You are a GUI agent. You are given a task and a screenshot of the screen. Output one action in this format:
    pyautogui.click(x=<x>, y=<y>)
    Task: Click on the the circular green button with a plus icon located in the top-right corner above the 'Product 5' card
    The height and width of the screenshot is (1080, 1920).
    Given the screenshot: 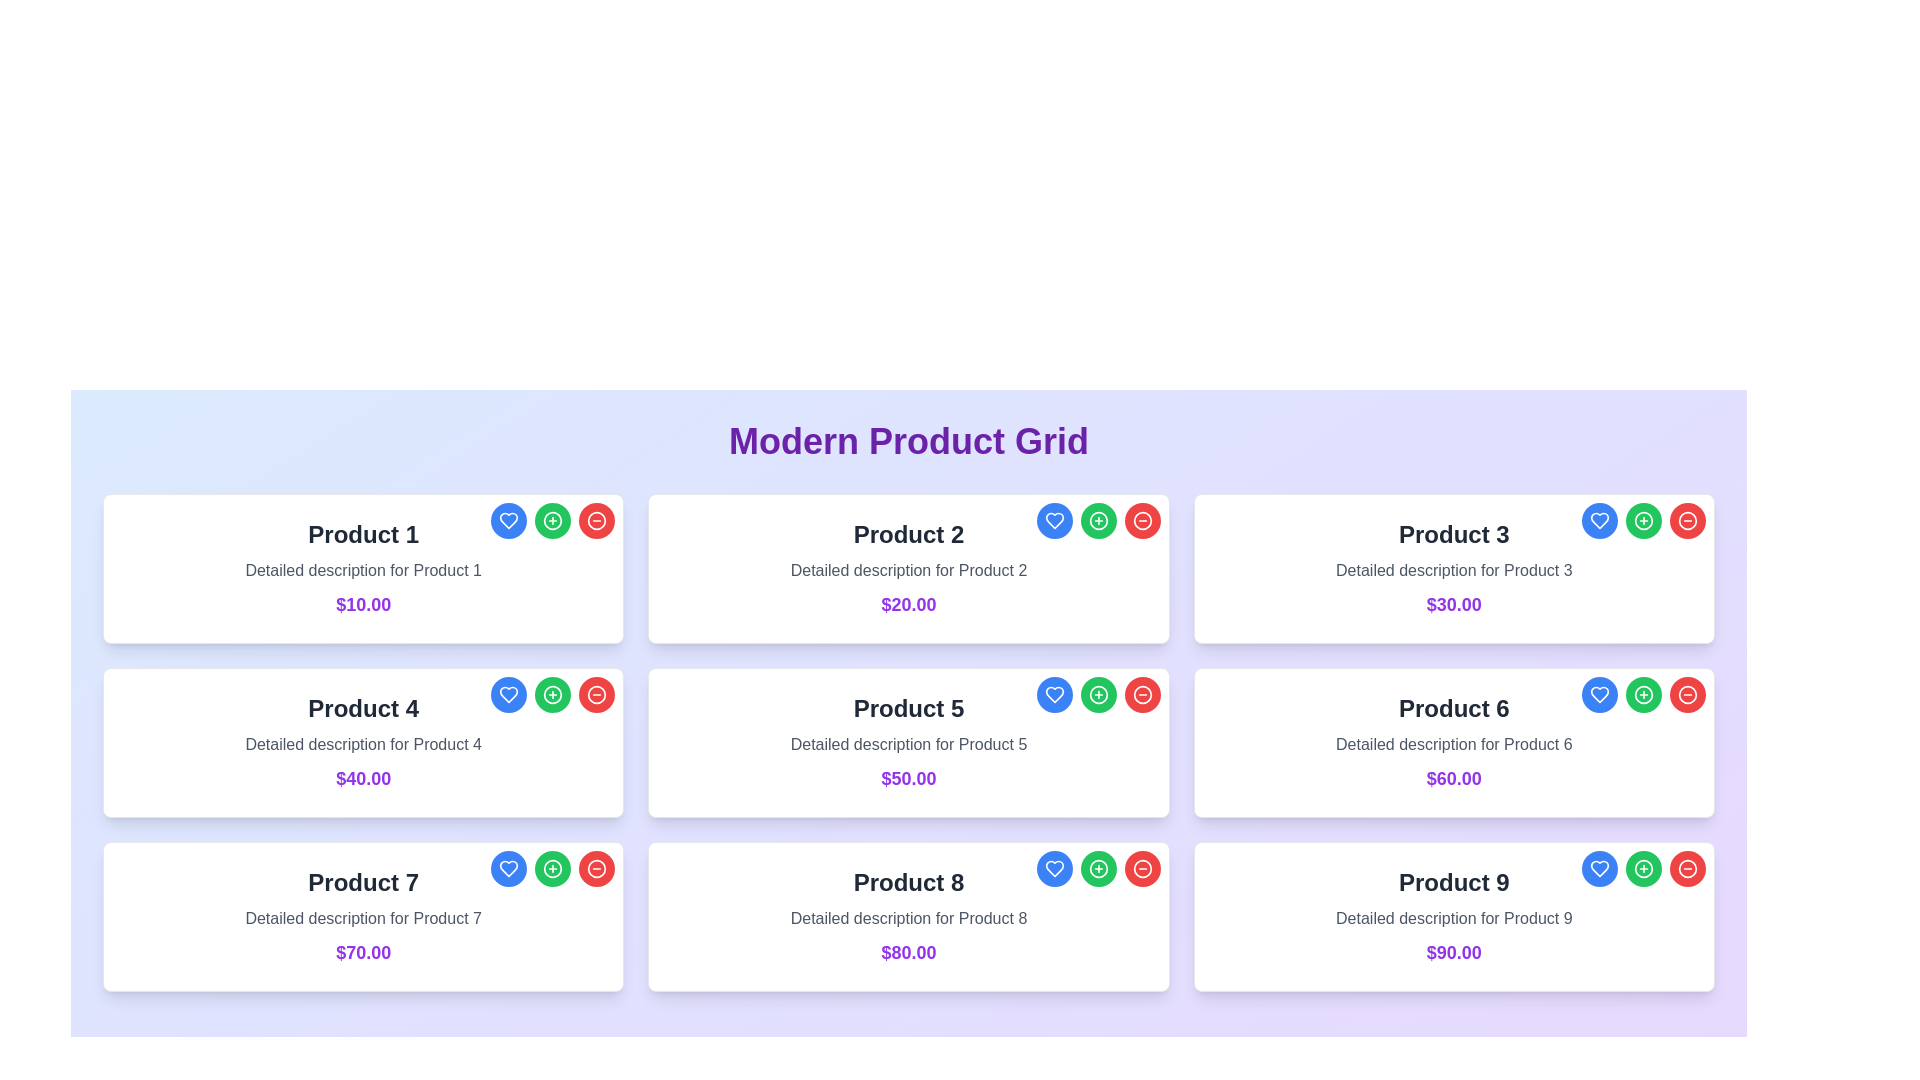 What is the action you would take?
    pyautogui.click(x=1097, y=693)
    